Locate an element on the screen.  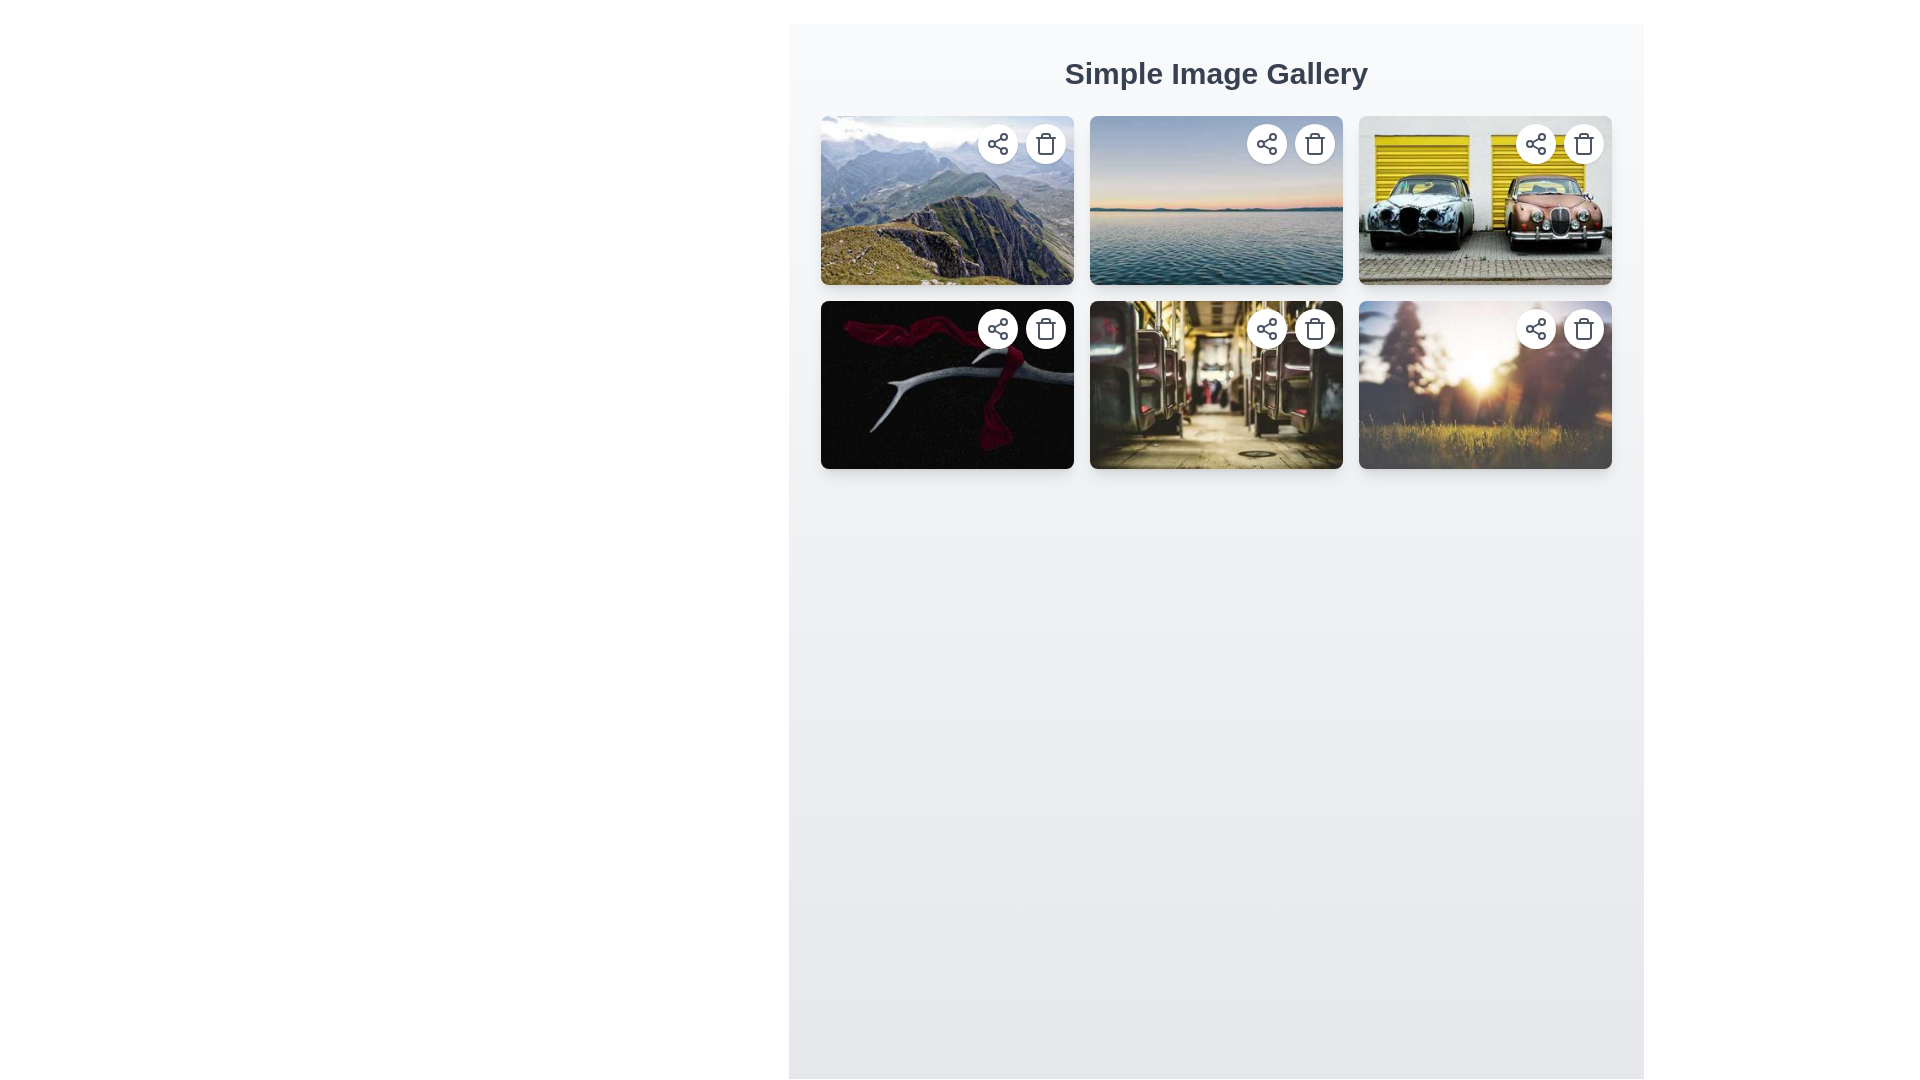
the circular delete button with a dark trashcan icon located in the top-right corner of the third image in the grid layout is located at coordinates (1583, 142).